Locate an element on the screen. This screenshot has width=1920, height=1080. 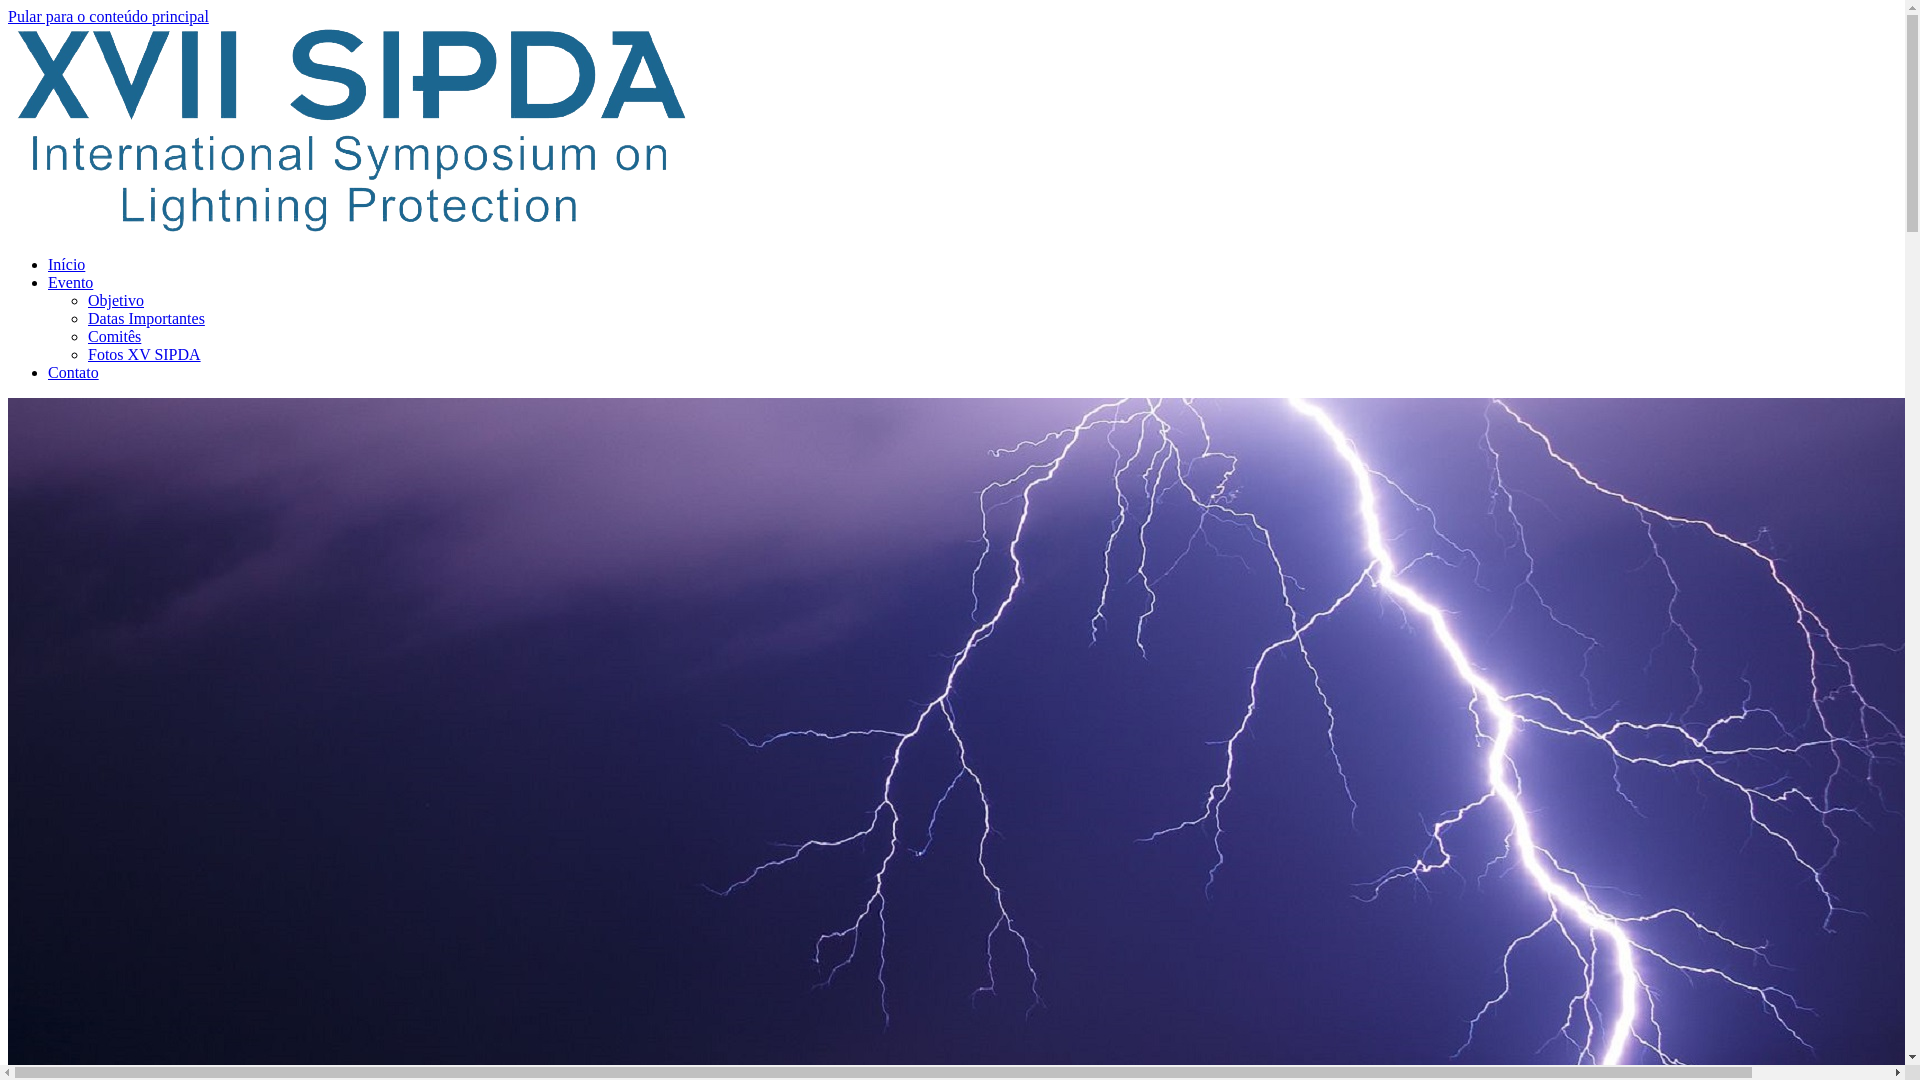
'Datas Importantes' is located at coordinates (145, 317).